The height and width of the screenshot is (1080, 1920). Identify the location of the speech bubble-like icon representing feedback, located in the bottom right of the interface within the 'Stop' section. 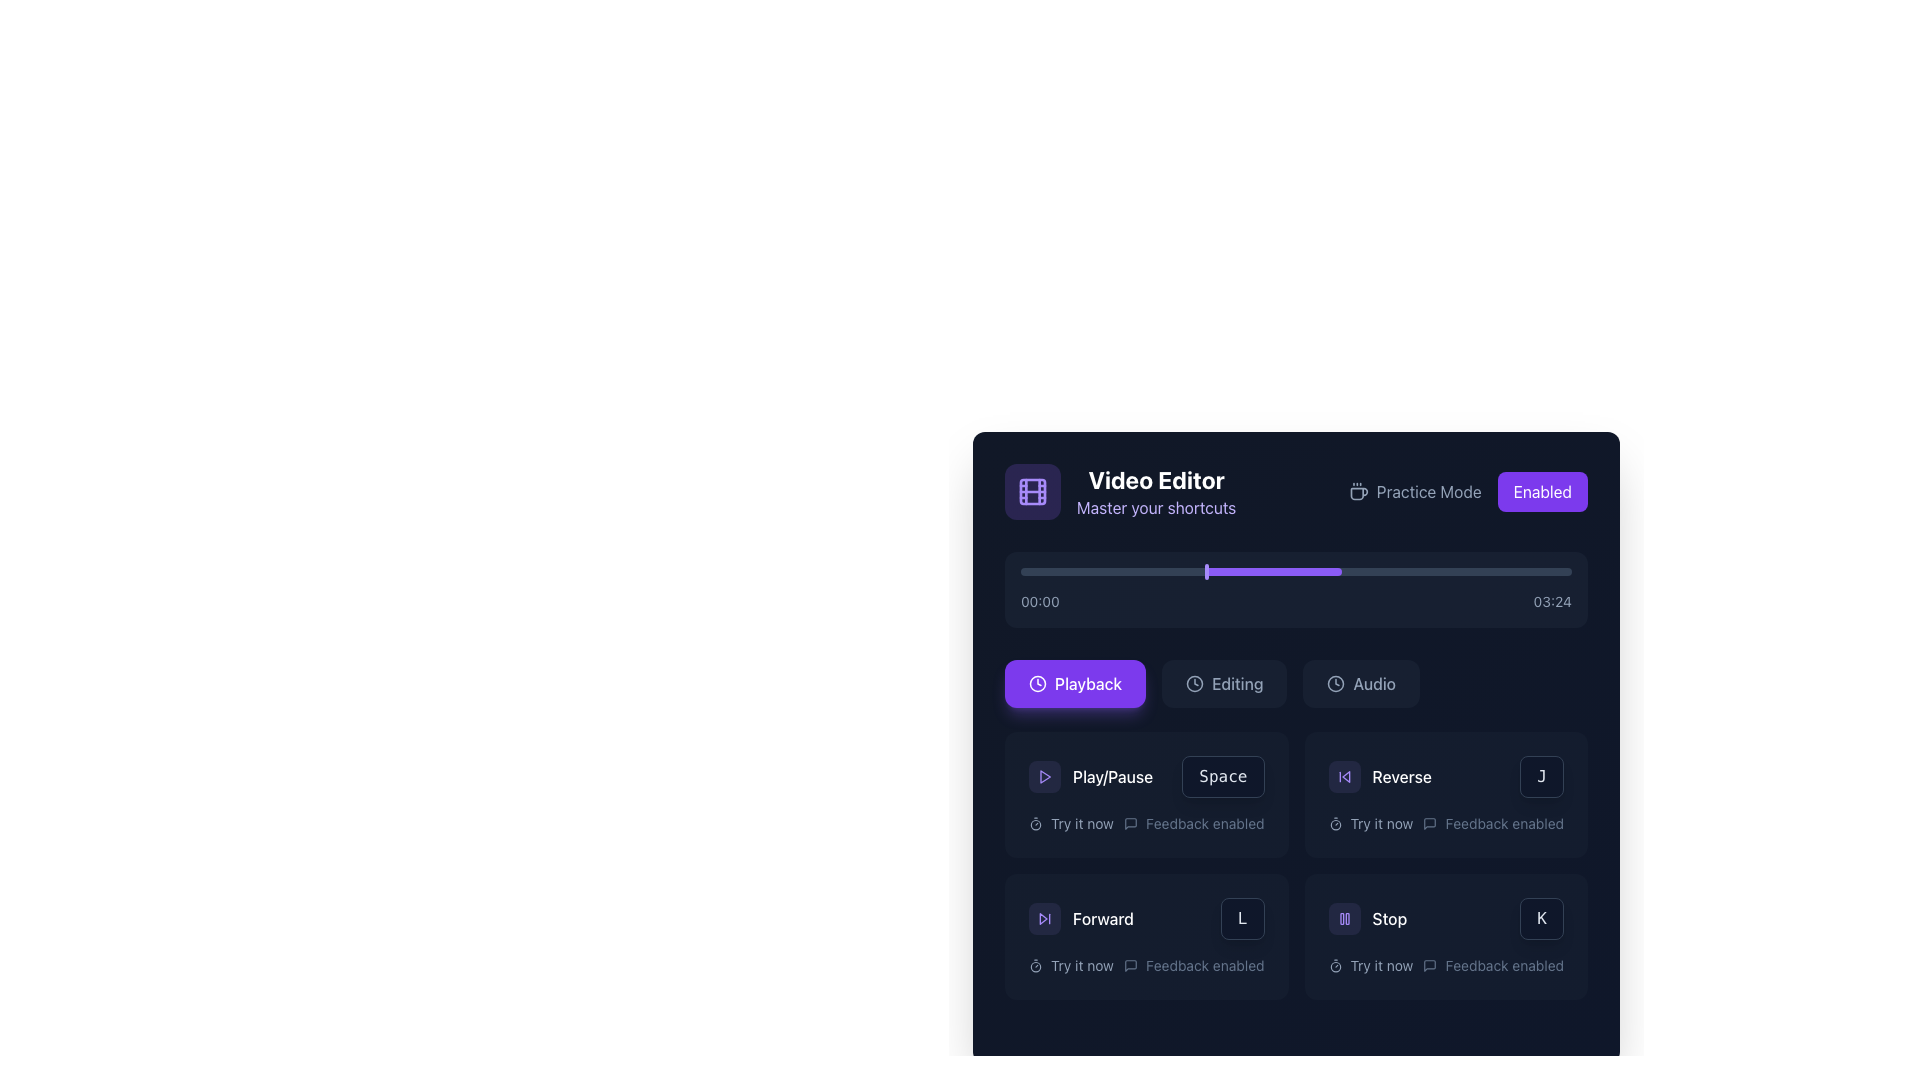
(1429, 964).